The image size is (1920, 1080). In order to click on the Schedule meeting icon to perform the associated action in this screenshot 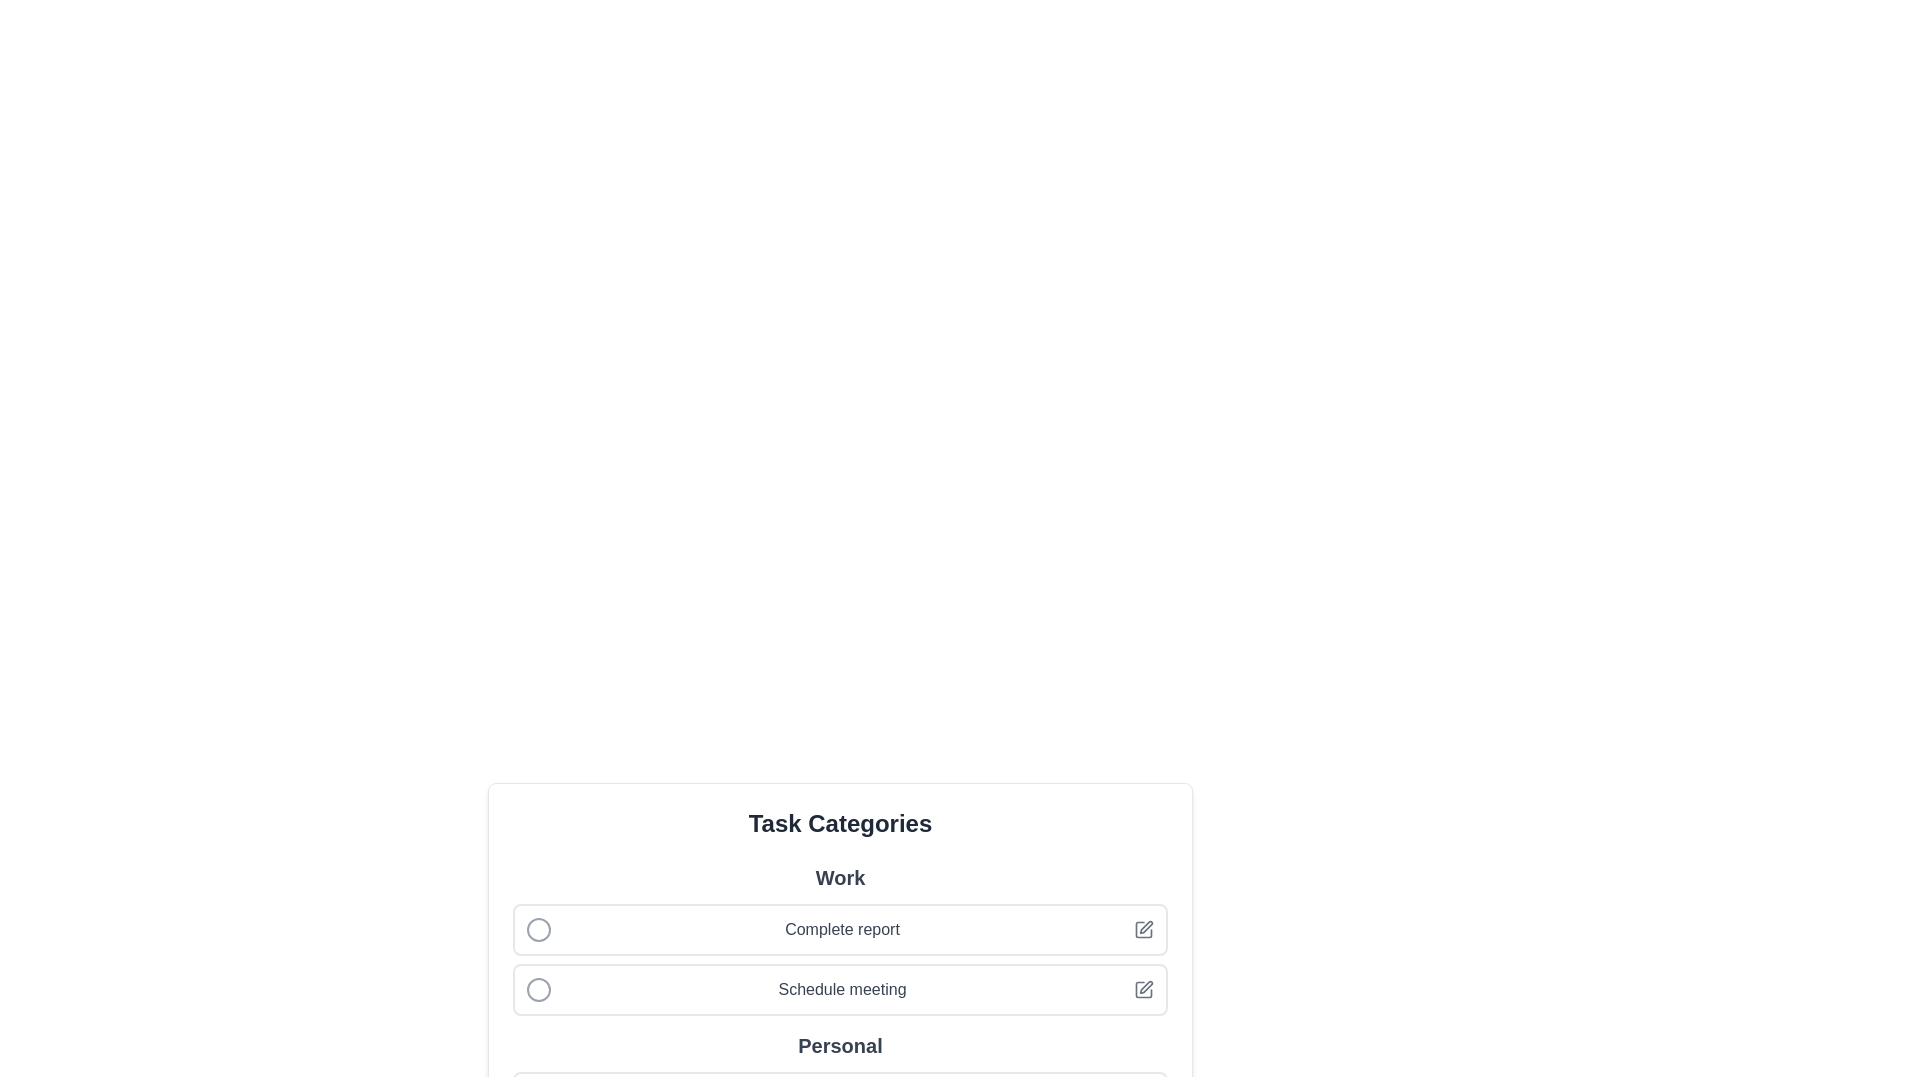, I will do `click(1143, 990)`.